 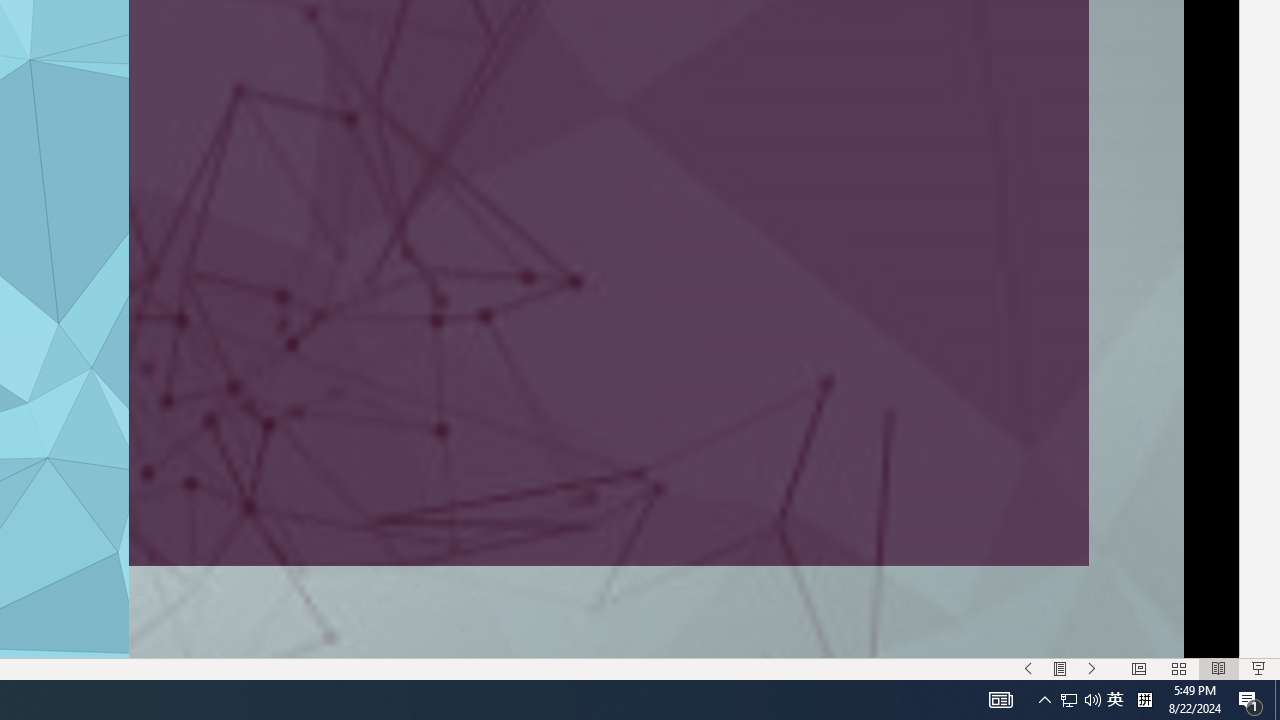 I want to click on 'Reading View', so click(x=1218, y=669).